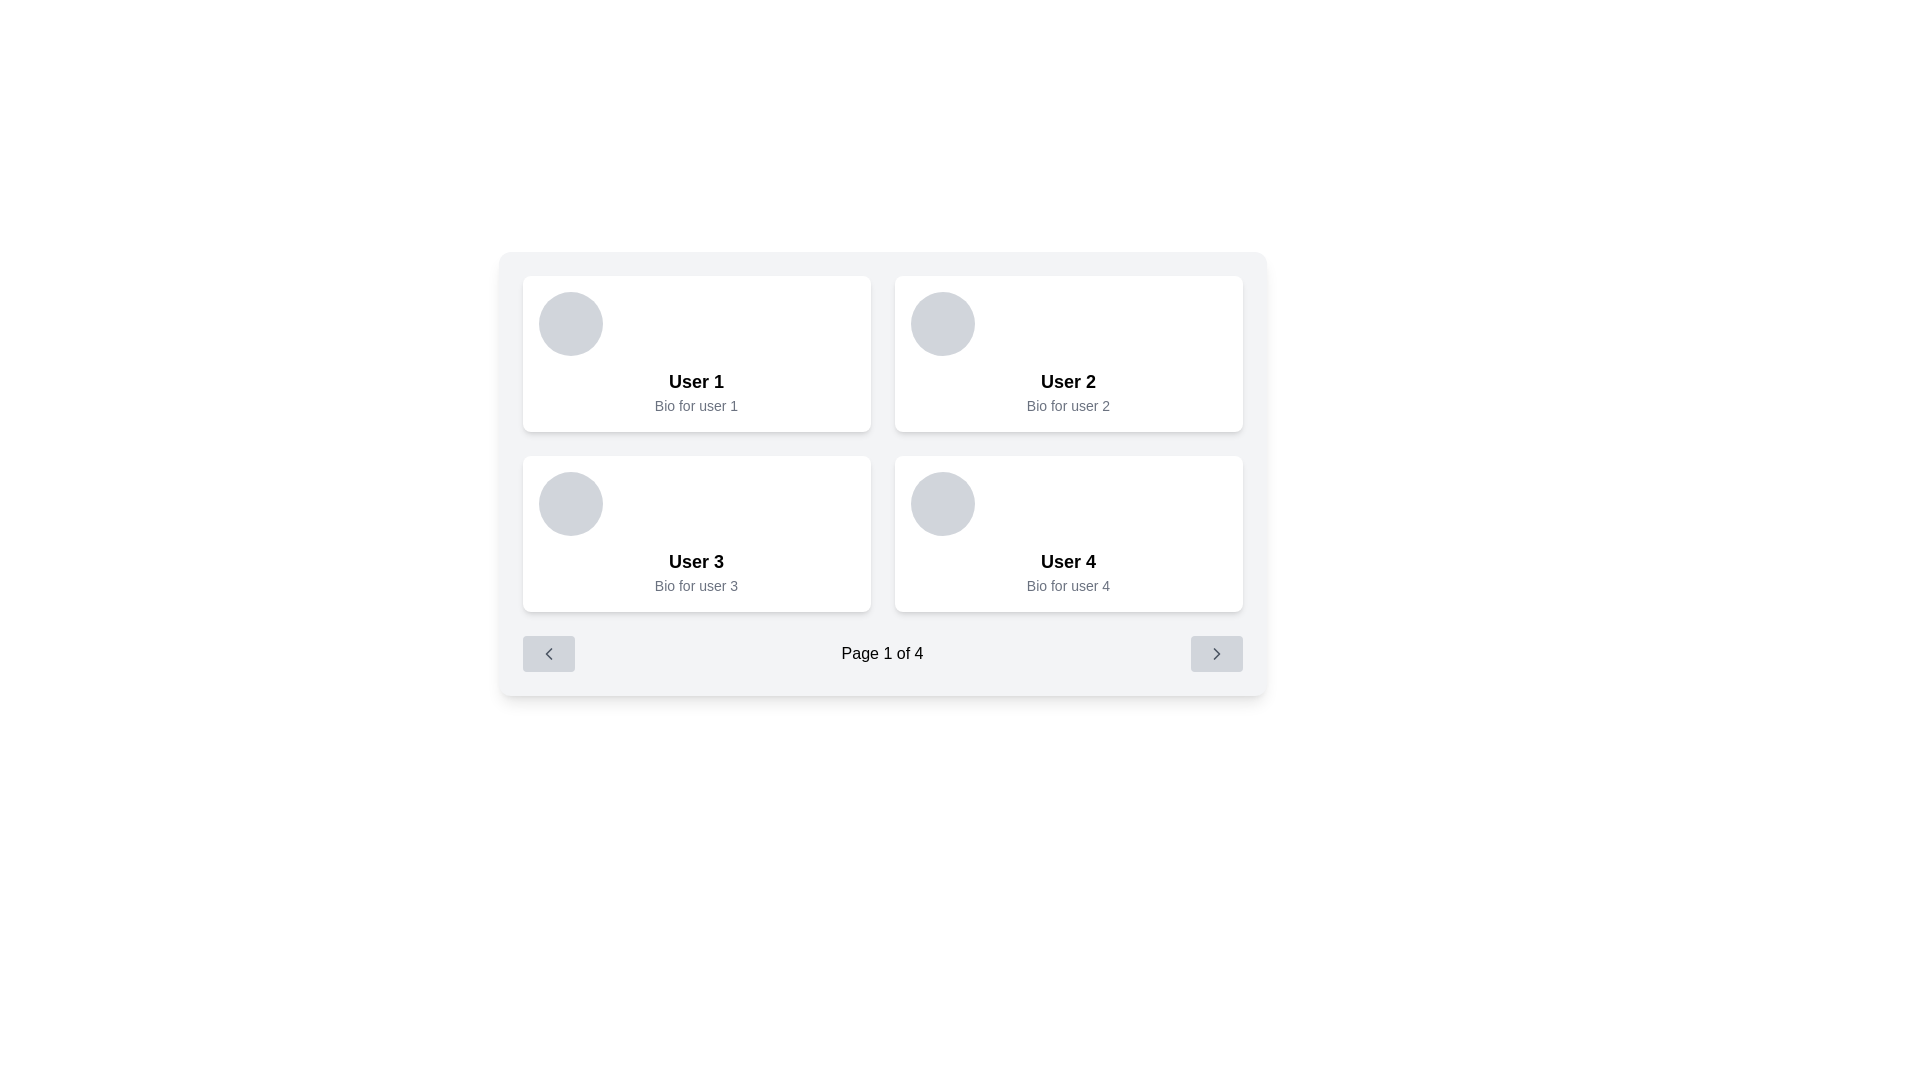  Describe the element at coordinates (1215, 654) in the screenshot. I see `the right-pointing chevron icon located in the bottom right corner of the layout` at that location.